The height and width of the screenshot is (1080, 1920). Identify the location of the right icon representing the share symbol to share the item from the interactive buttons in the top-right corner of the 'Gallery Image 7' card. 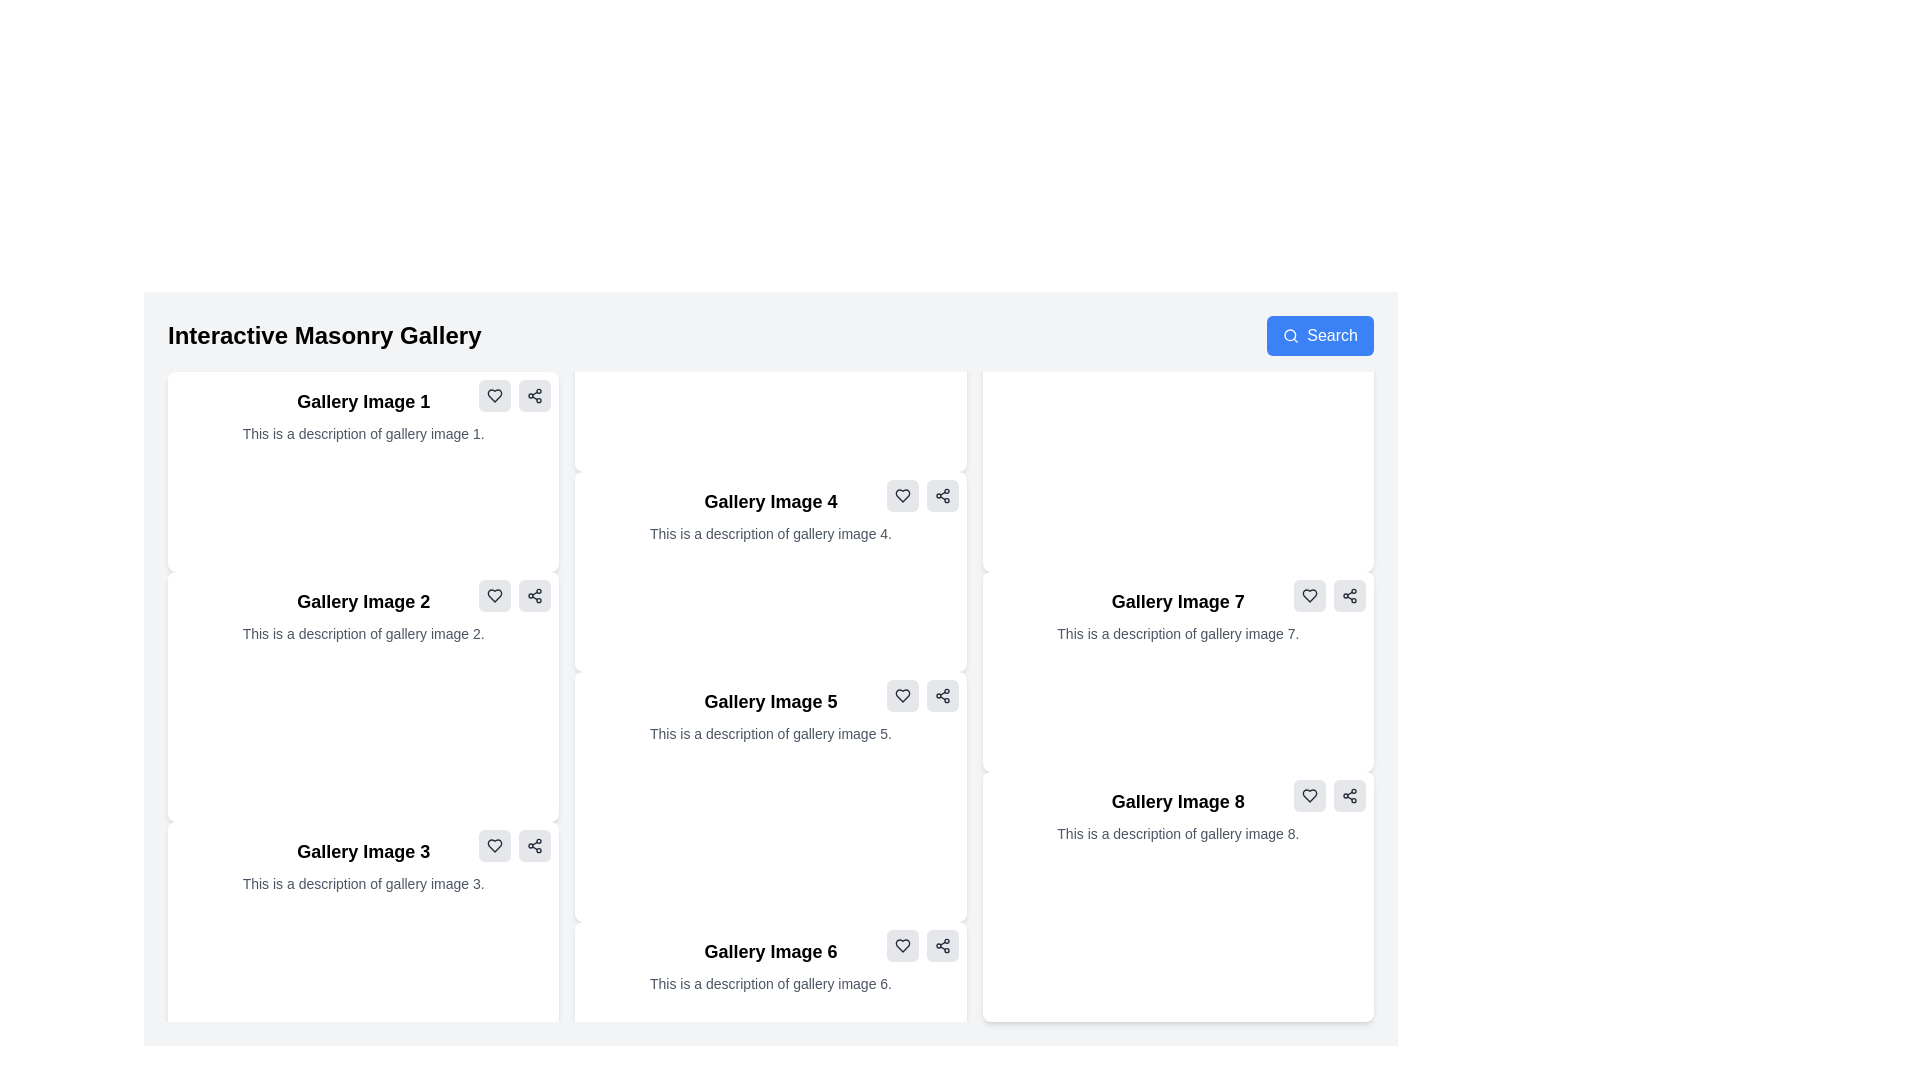
(1329, 595).